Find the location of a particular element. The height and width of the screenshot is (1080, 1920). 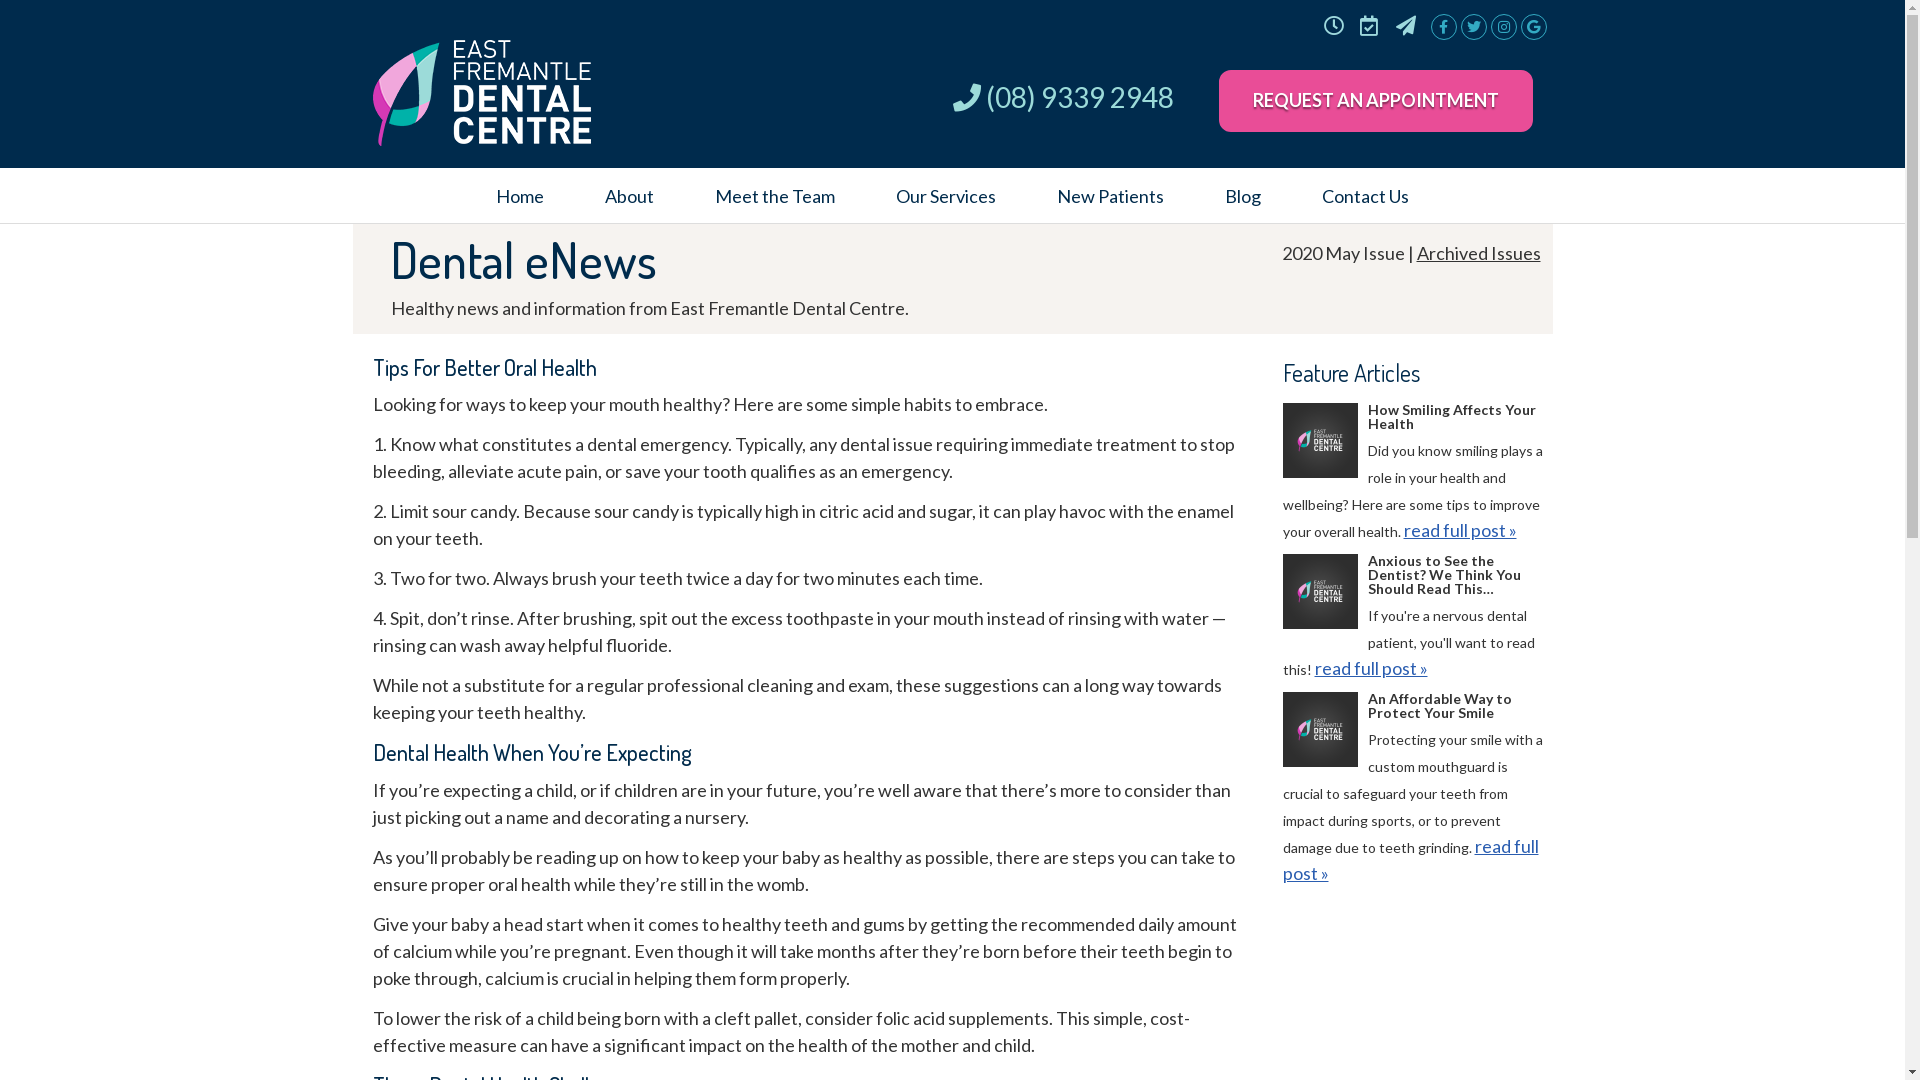

'REQUEST AN APPOINTMENT' is located at coordinates (1373, 100).